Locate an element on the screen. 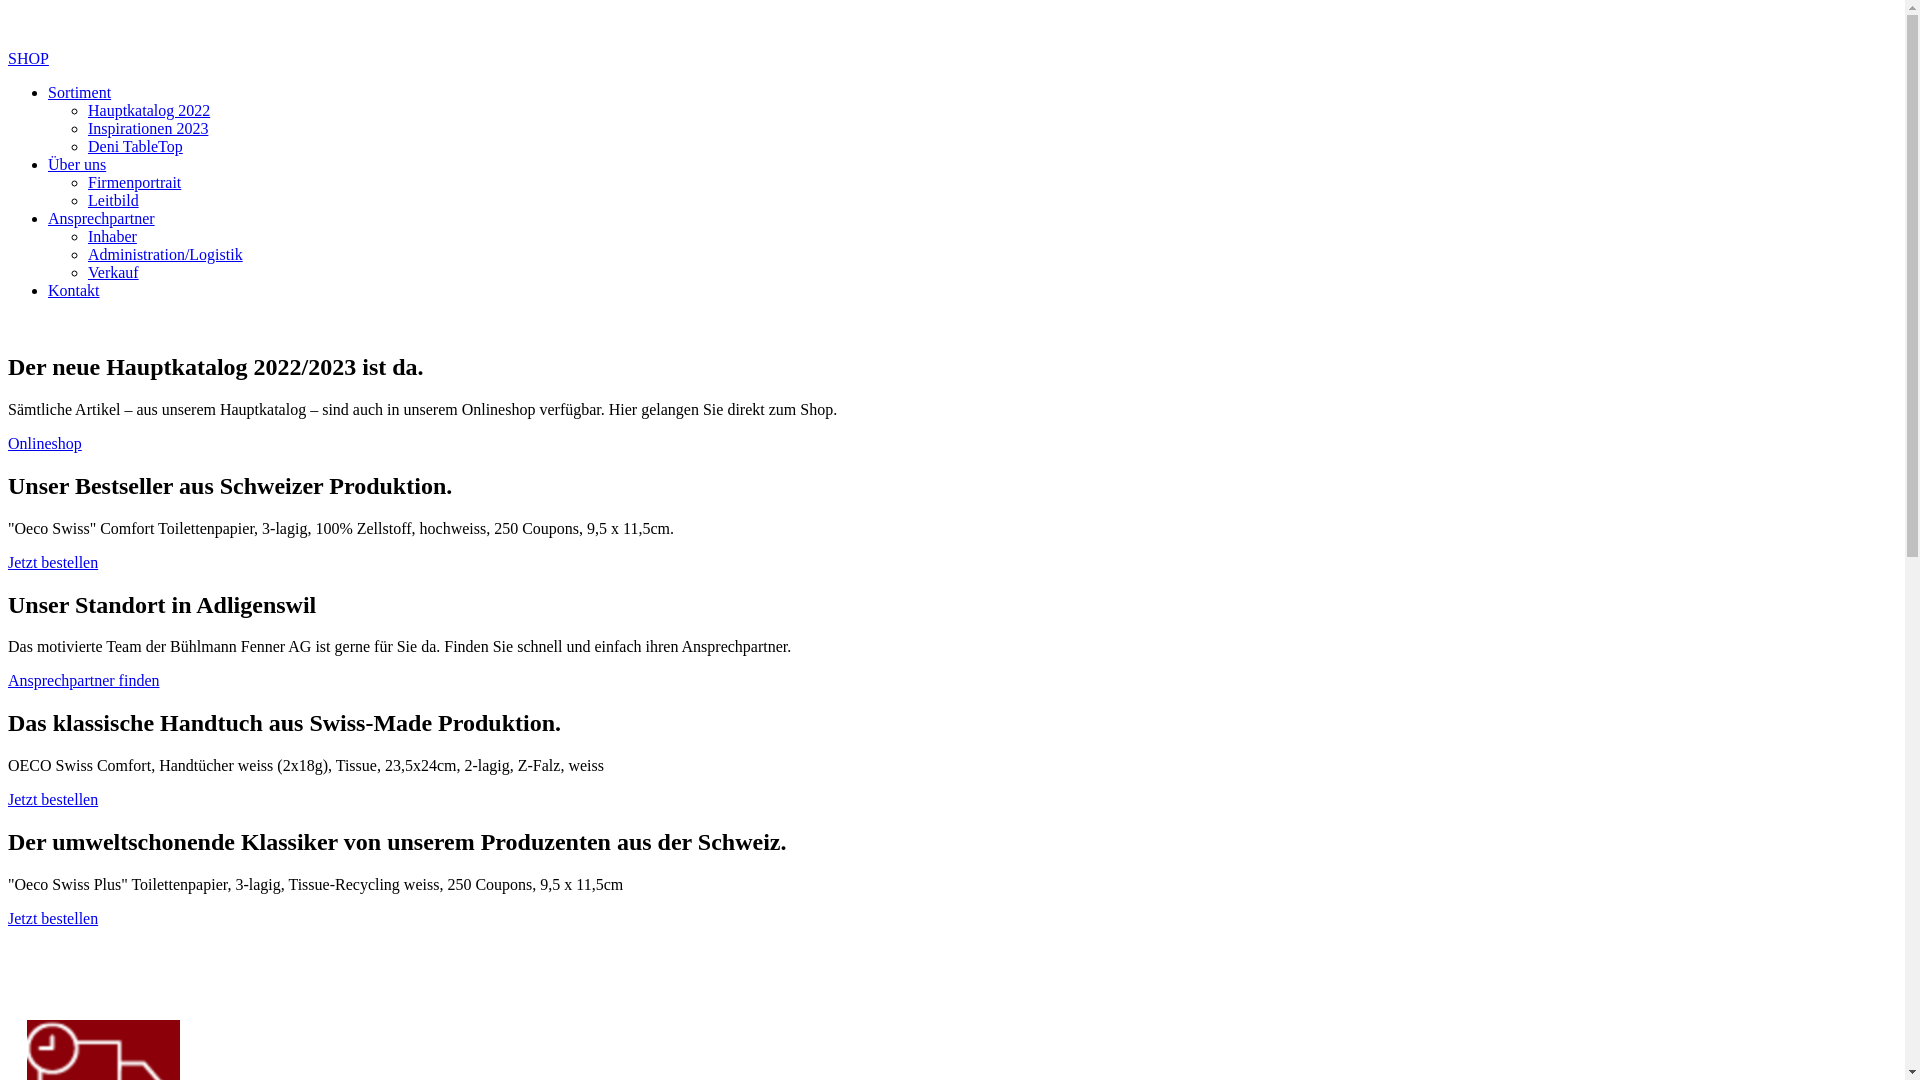  'Administration/Logistik' is located at coordinates (165, 253).